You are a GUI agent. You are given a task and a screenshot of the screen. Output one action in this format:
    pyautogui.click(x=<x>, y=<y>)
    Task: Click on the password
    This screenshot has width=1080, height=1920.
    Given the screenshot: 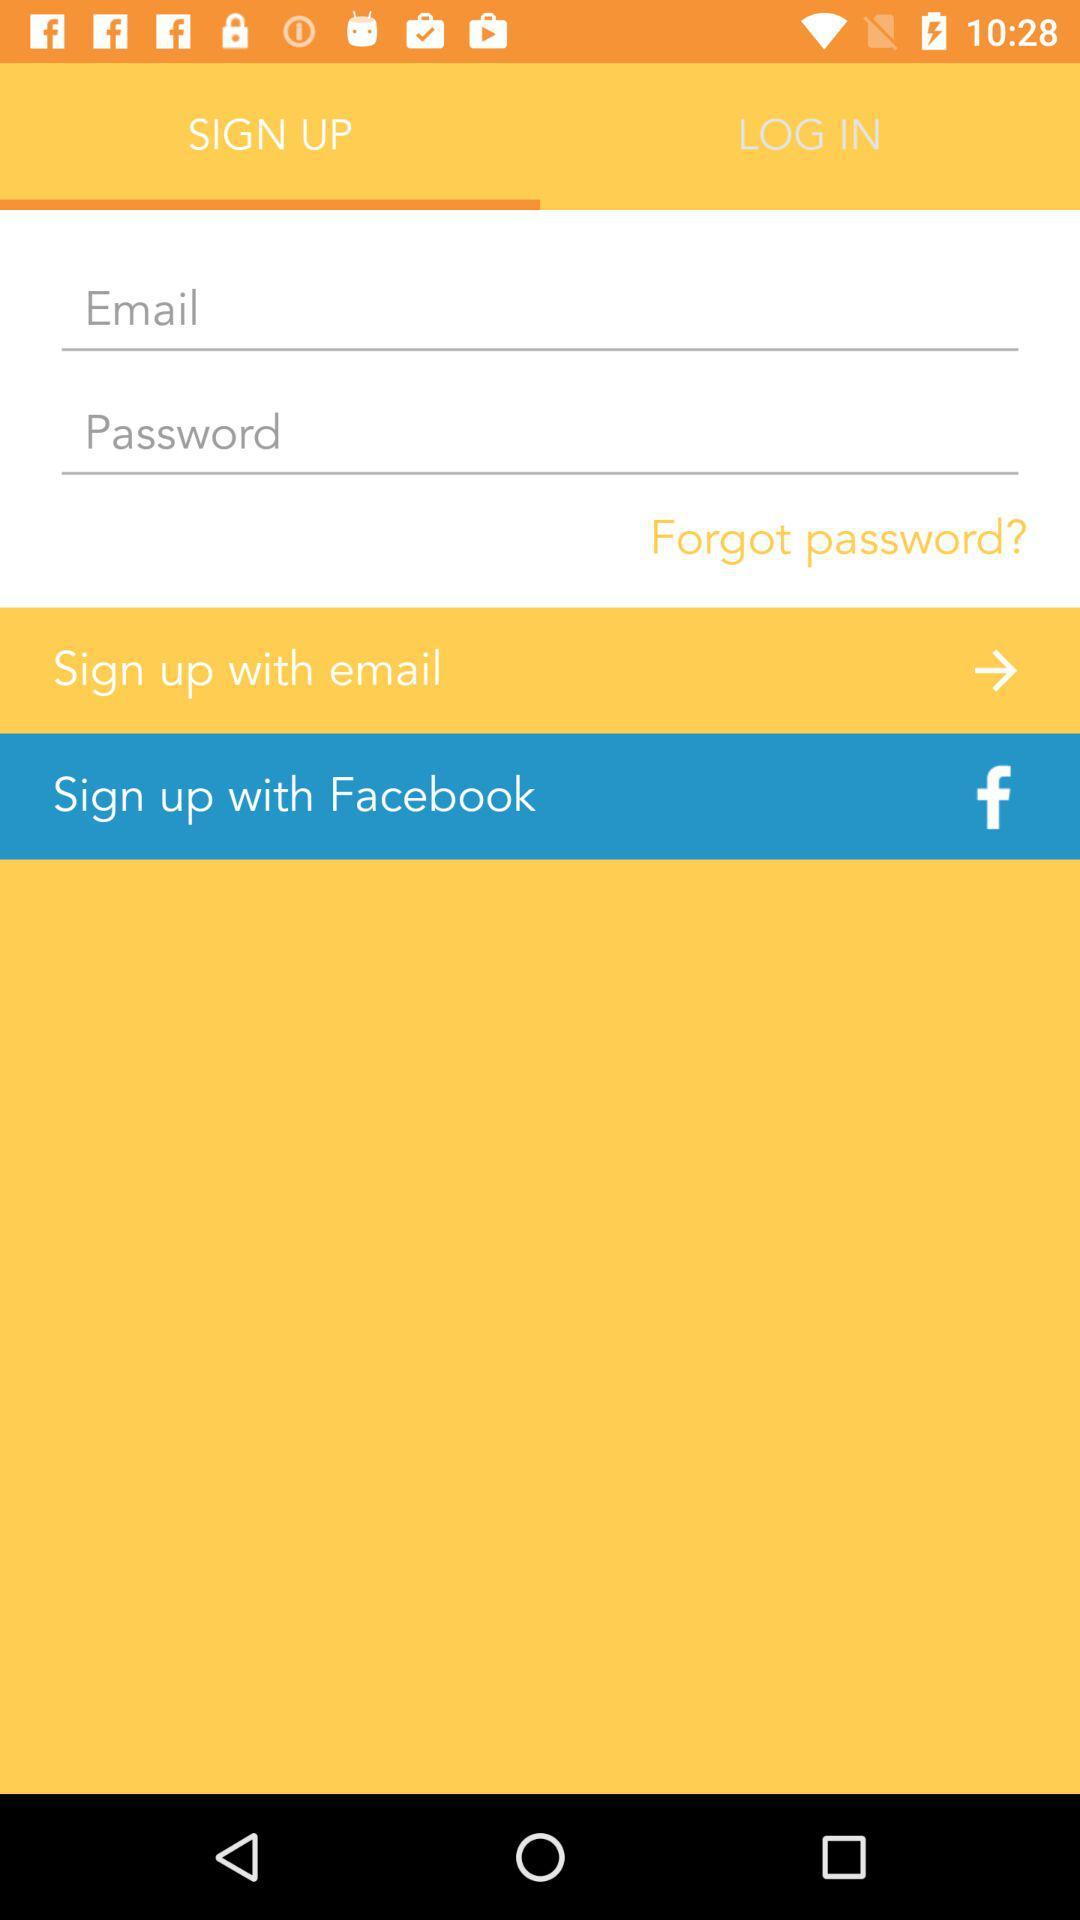 What is the action you would take?
    pyautogui.click(x=540, y=434)
    